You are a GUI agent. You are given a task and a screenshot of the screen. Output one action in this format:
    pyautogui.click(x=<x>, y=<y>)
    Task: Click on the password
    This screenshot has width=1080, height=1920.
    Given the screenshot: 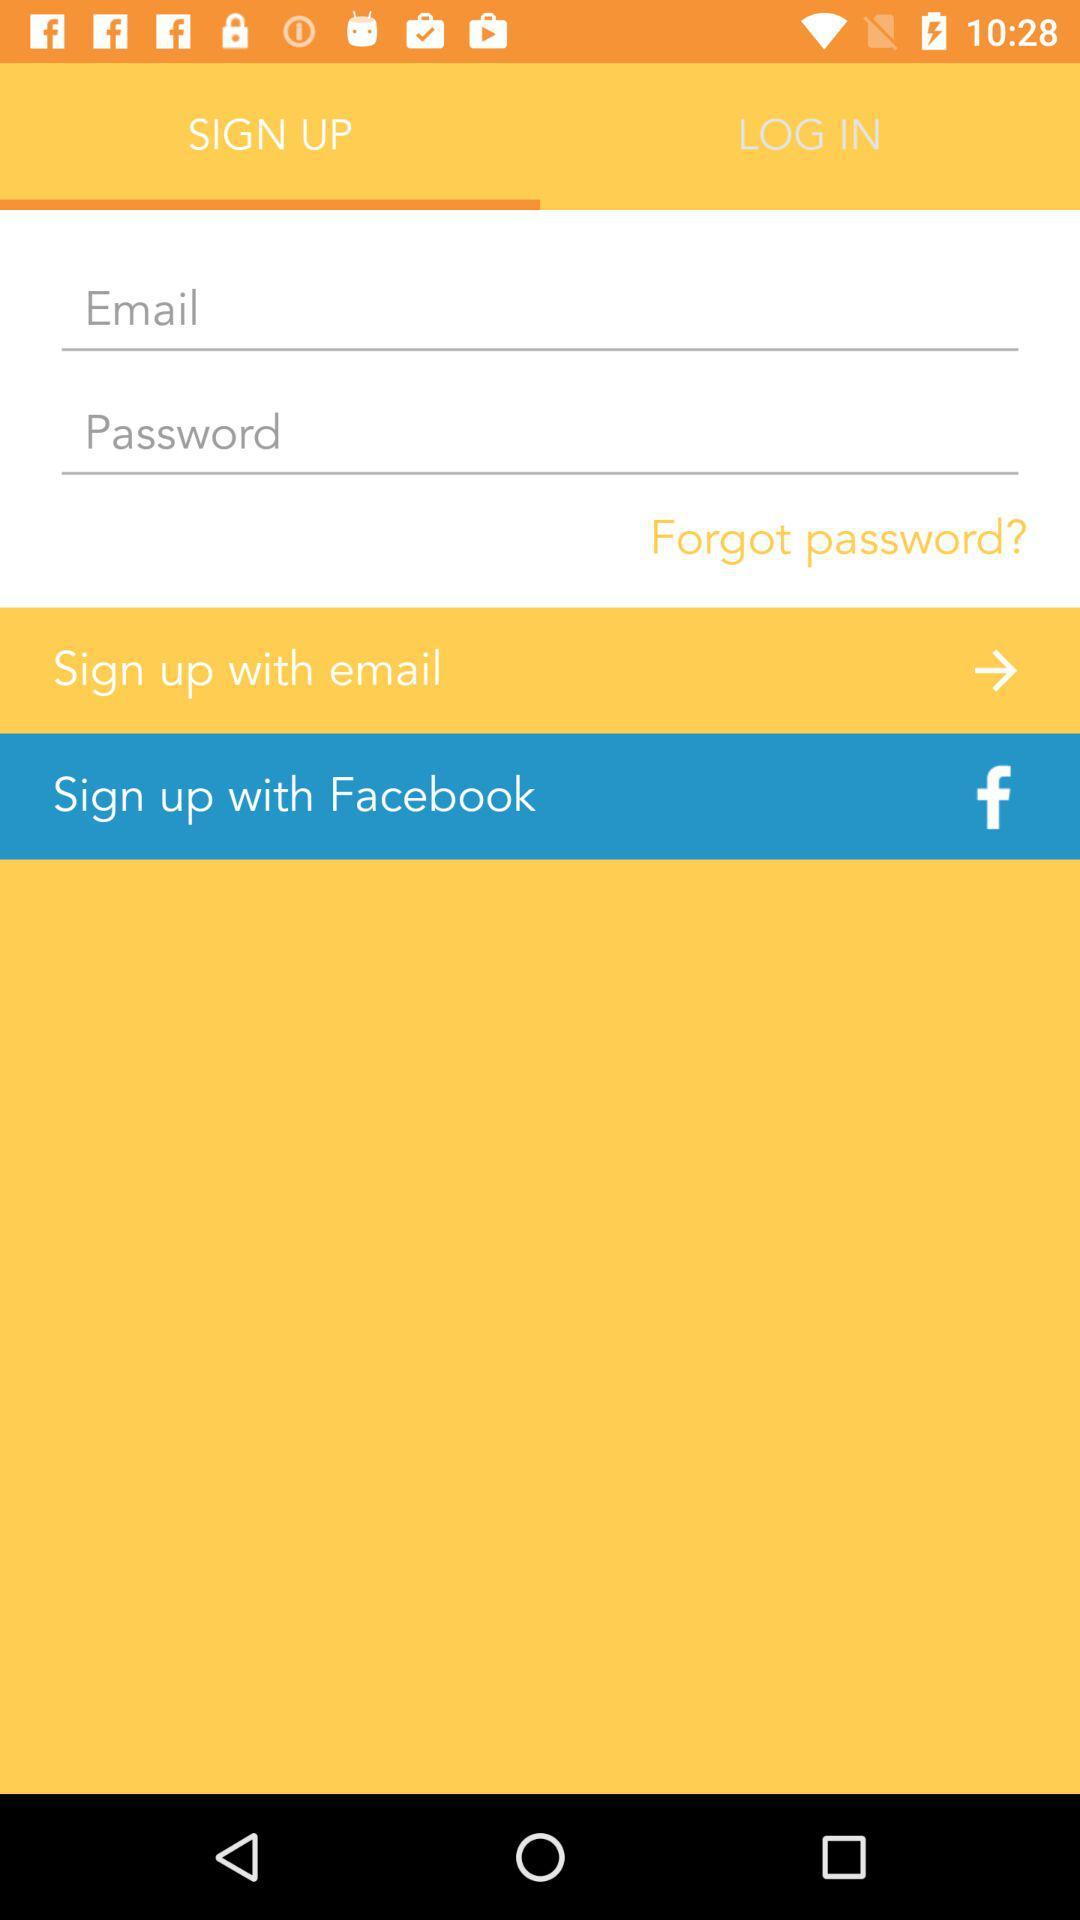 What is the action you would take?
    pyautogui.click(x=540, y=434)
    